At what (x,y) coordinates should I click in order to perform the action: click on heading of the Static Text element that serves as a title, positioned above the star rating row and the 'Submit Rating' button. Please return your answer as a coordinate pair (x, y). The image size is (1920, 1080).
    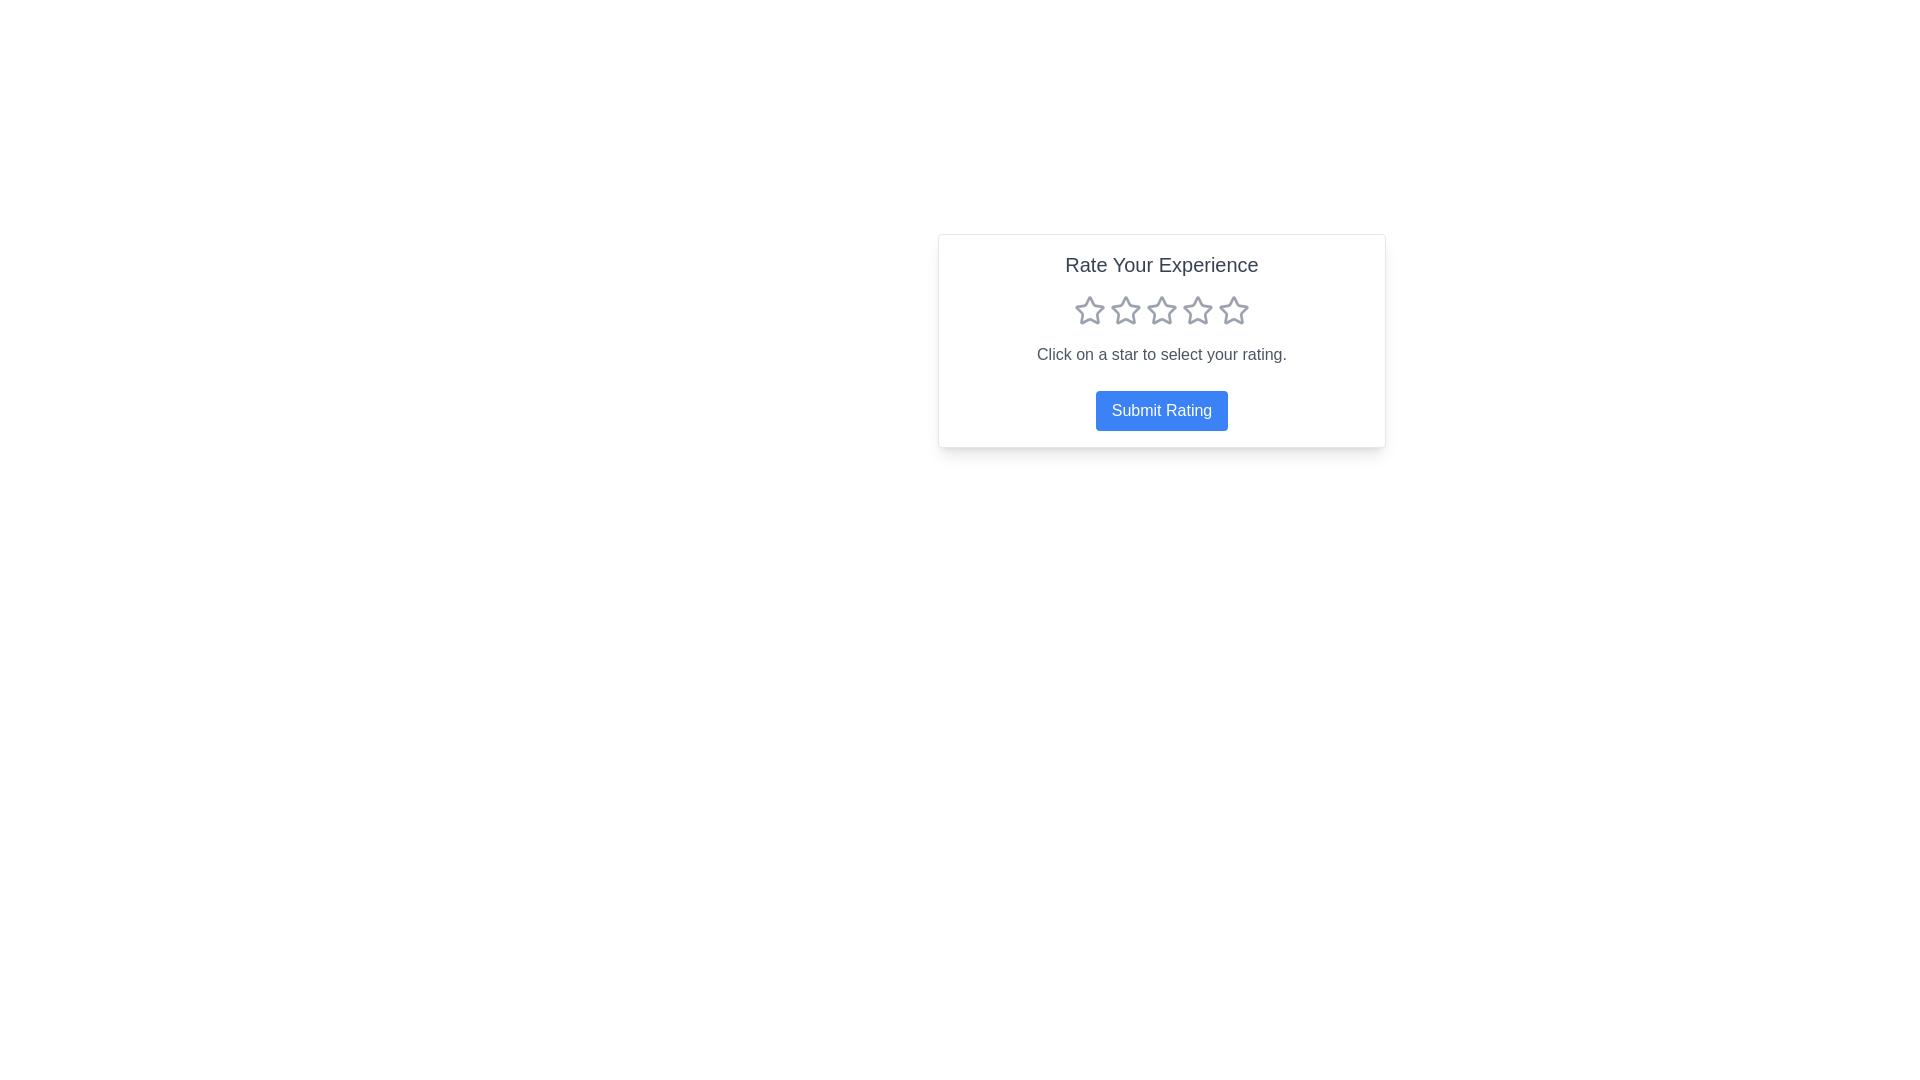
    Looking at the image, I should click on (1161, 264).